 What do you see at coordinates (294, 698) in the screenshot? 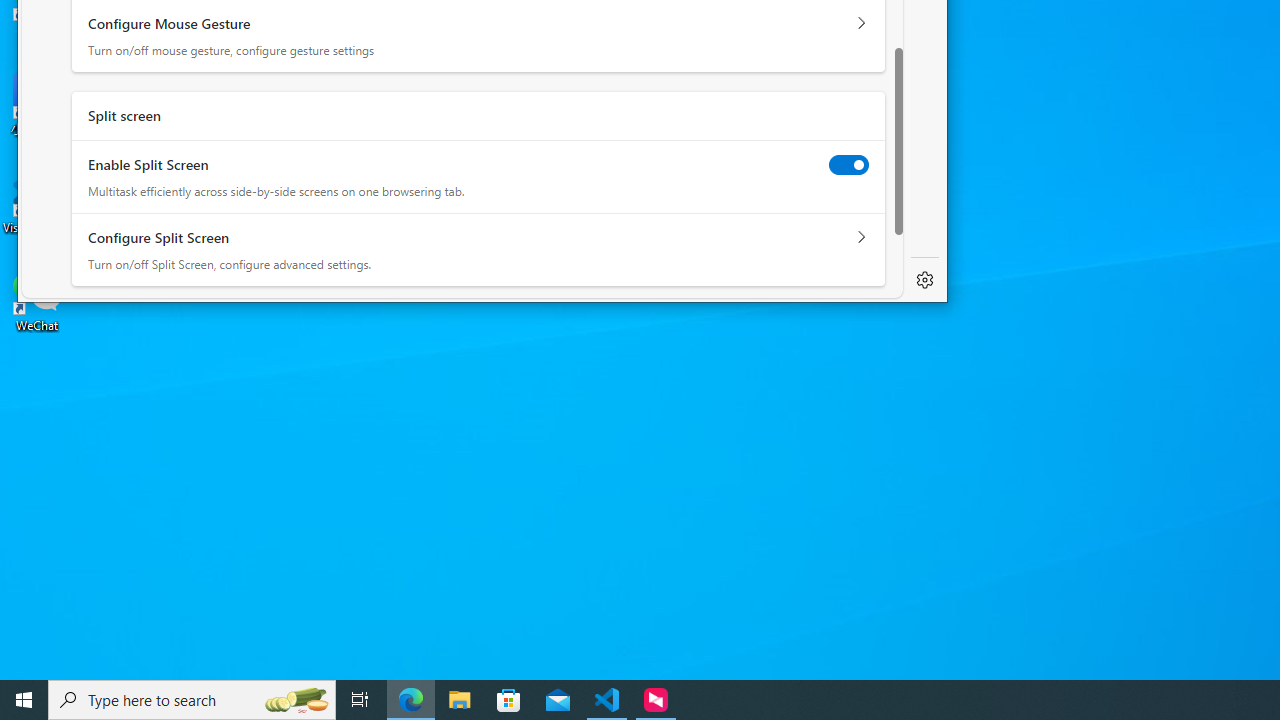
I see `'Search highlights icon opens search home window'` at bounding box center [294, 698].